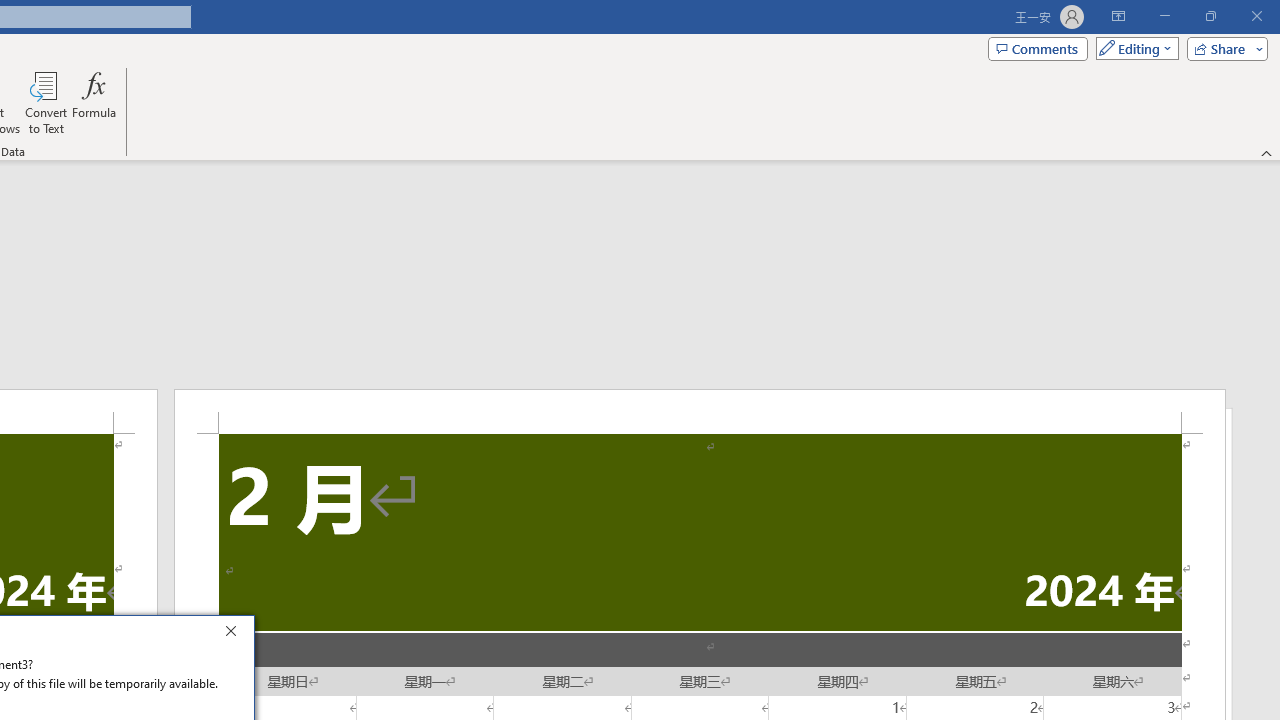 This screenshot has height=720, width=1280. Describe the element at coordinates (236, 633) in the screenshot. I see `'Close'` at that location.